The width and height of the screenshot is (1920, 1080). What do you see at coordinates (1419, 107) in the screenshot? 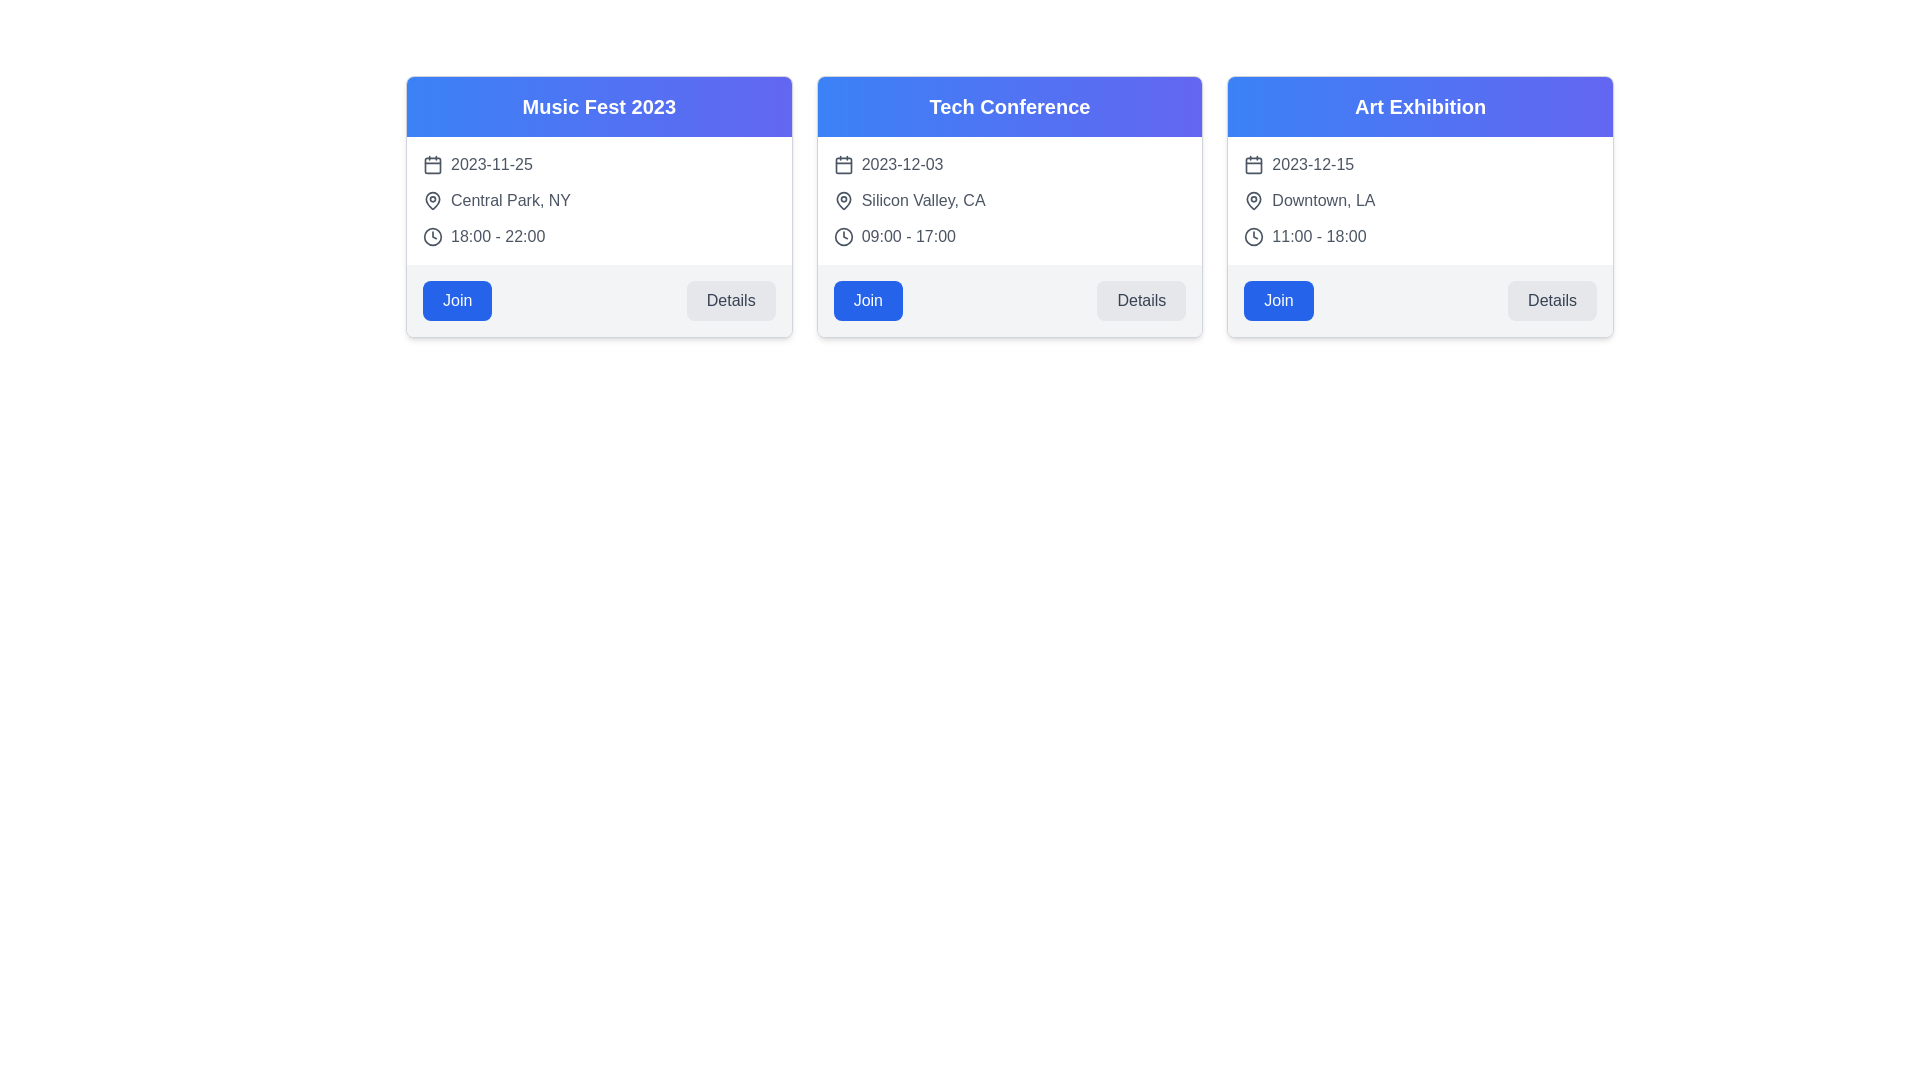
I see `the Header Text Display element that contains the text 'Art Exhibition' in bold white font, located at the top of the last card in a horizontal list of three cards` at bounding box center [1419, 107].